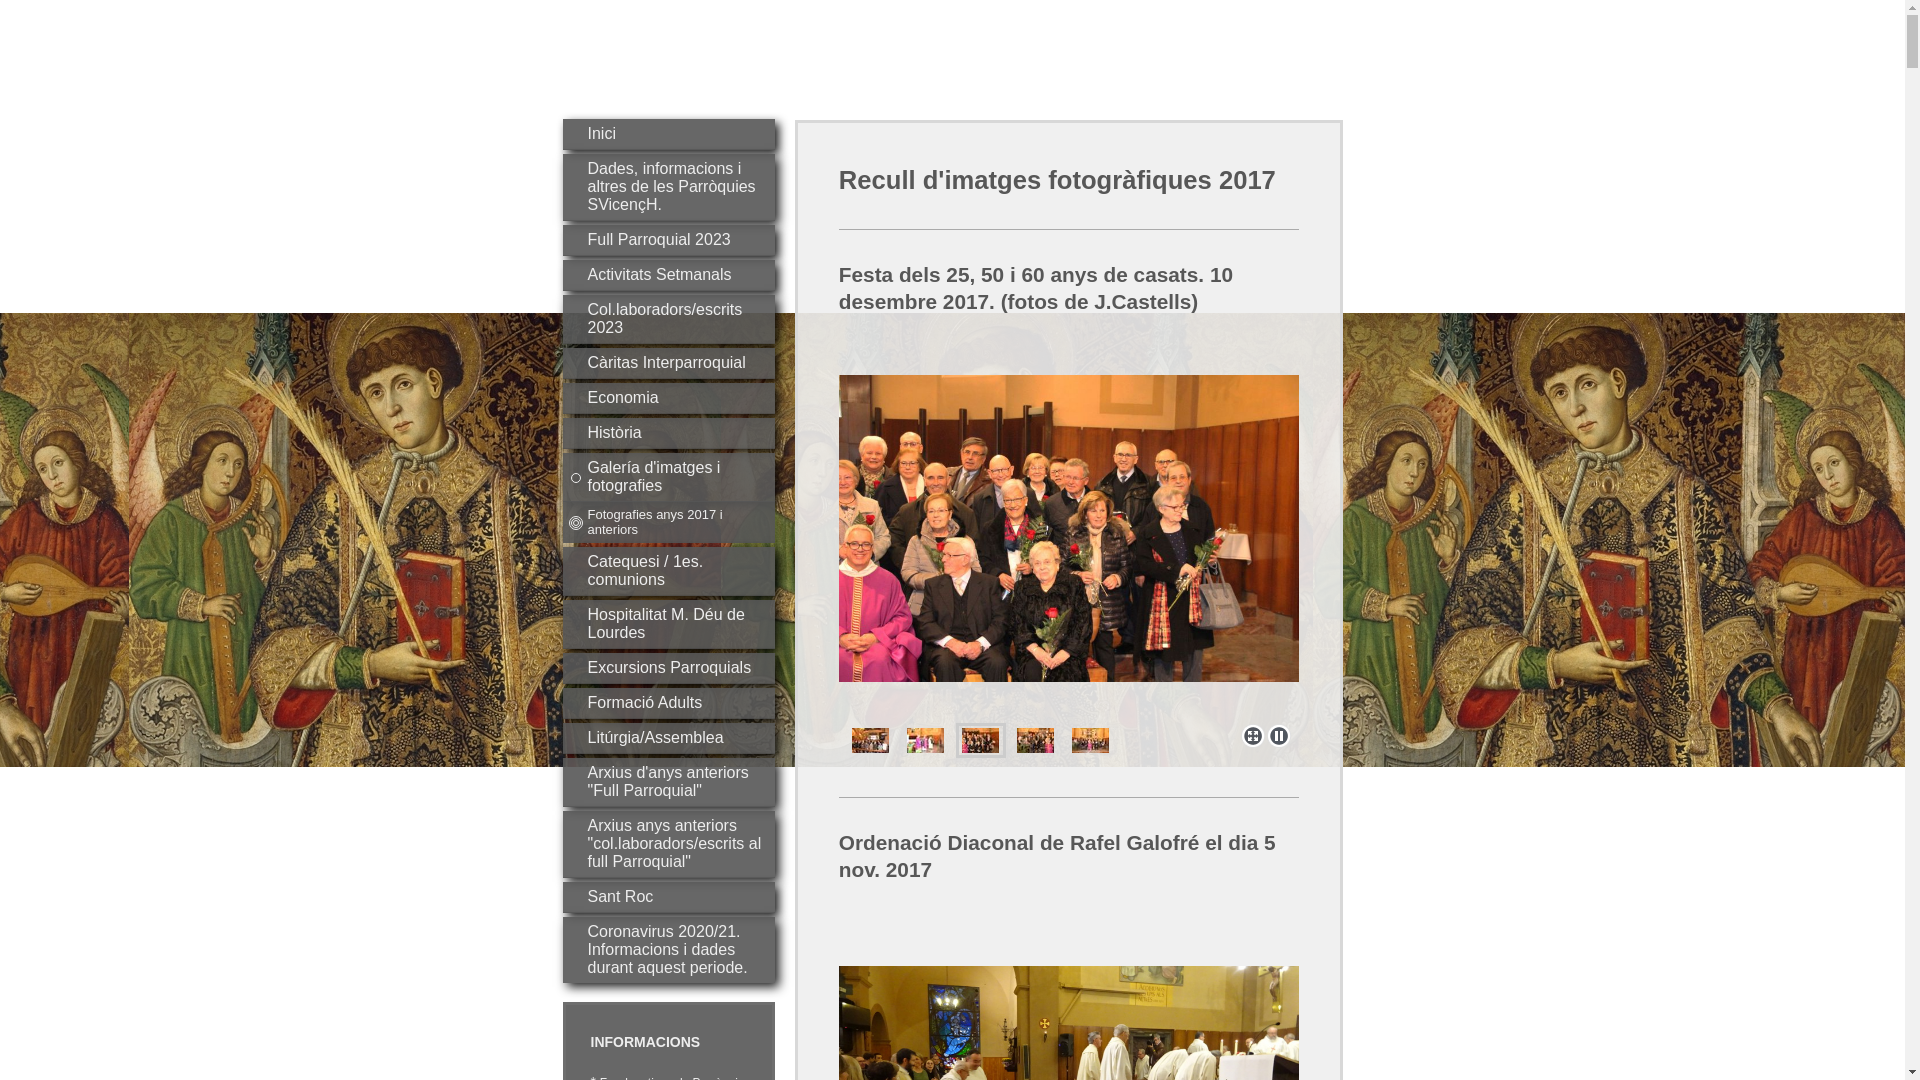 The width and height of the screenshot is (1920, 1080). What do you see at coordinates (667, 275) in the screenshot?
I see `'Activitats Setmanals'` at bounding box center [667, 275].